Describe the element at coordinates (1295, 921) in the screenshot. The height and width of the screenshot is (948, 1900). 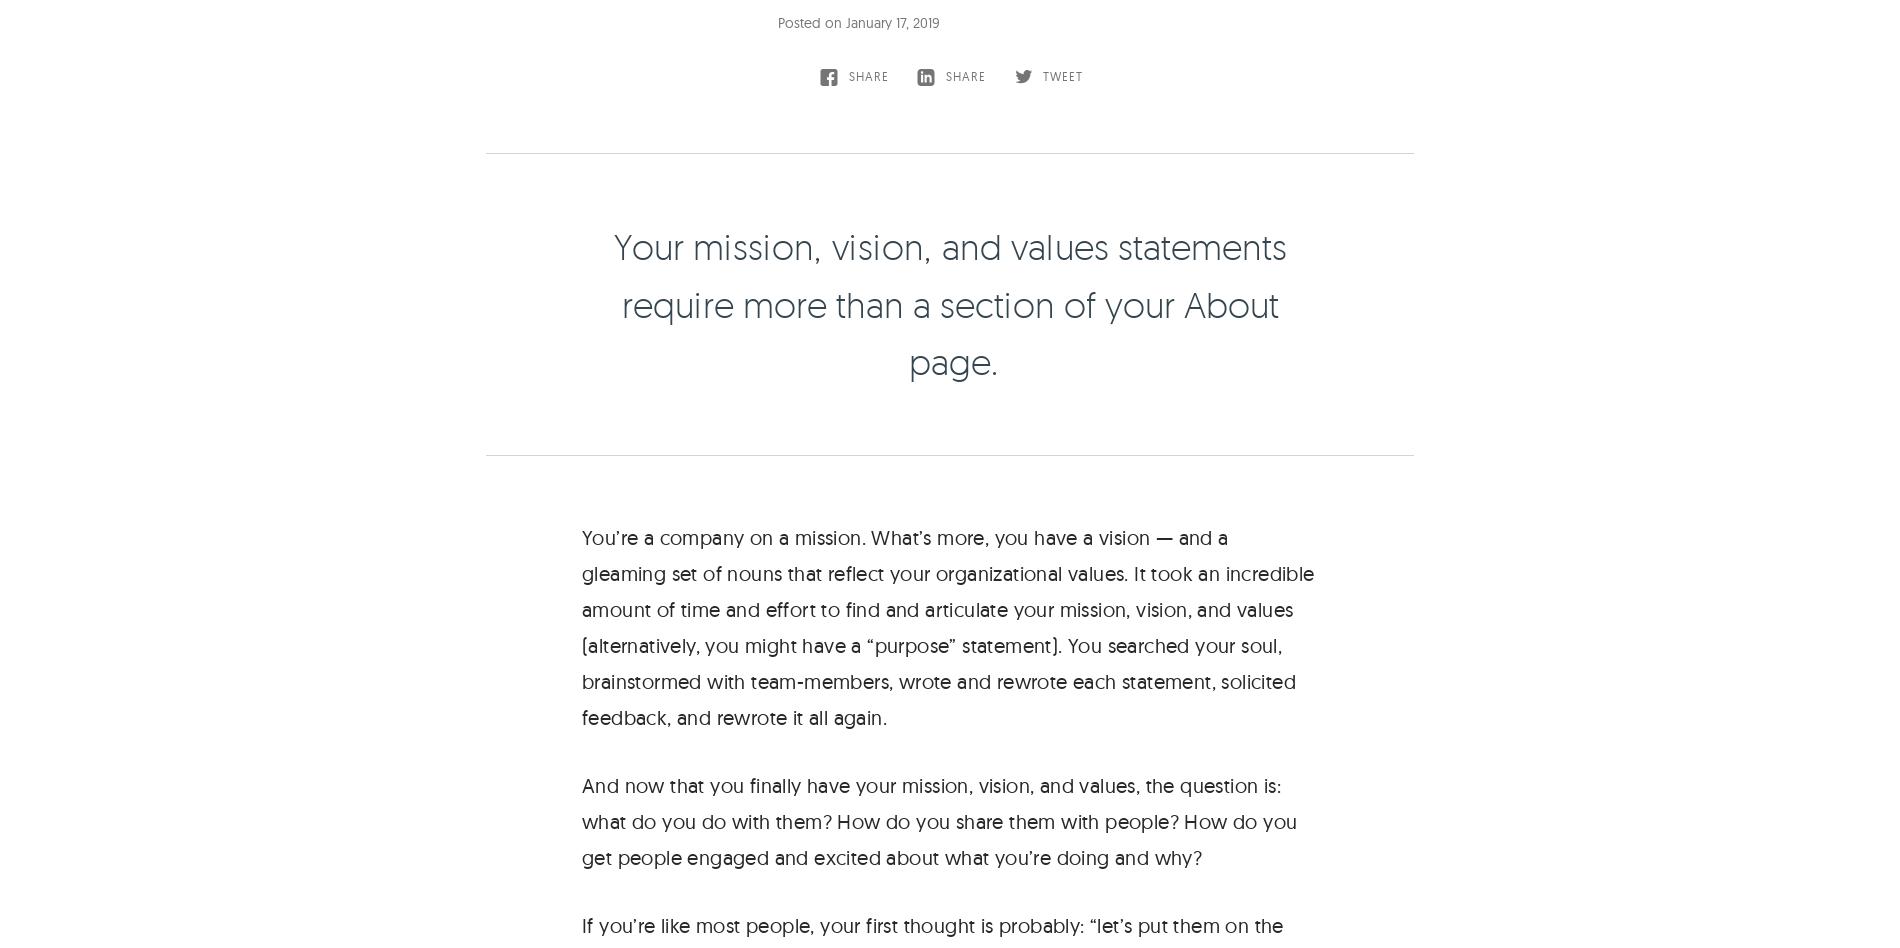
I see `'Code of Ethics'` at that location.